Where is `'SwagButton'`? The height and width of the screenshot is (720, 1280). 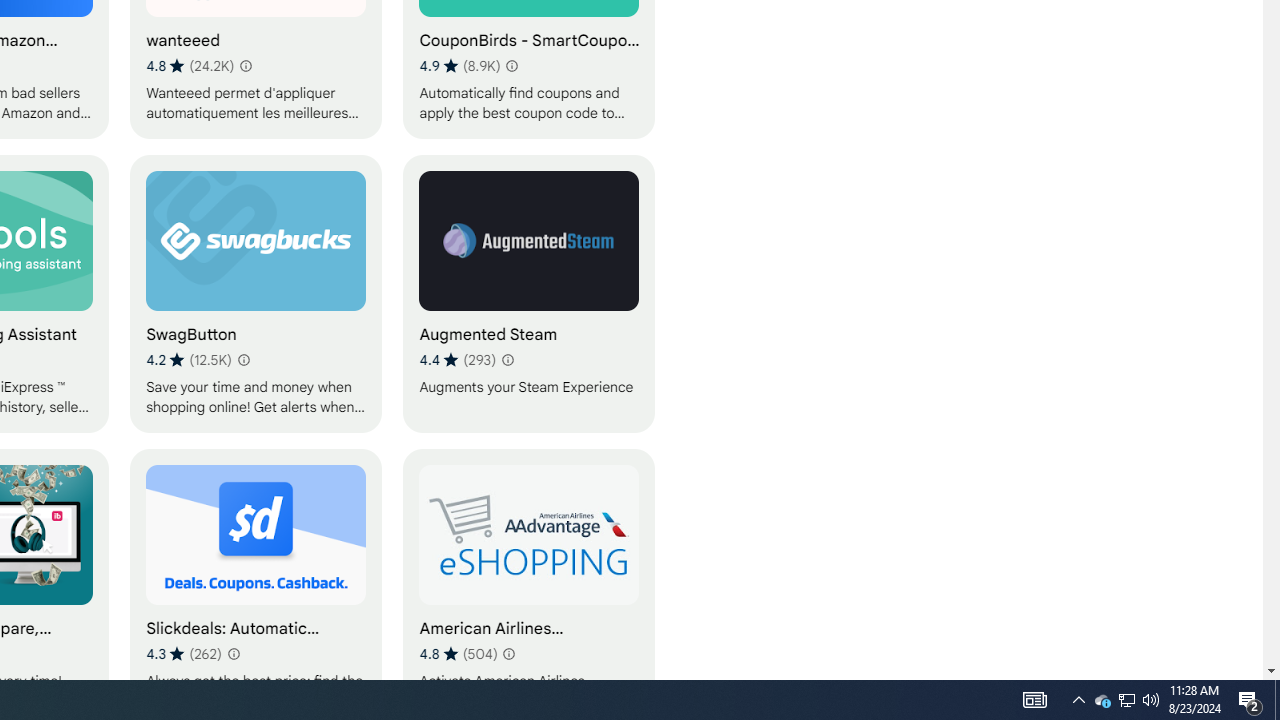
'SwagButton' is located at coordinates (255, 293).